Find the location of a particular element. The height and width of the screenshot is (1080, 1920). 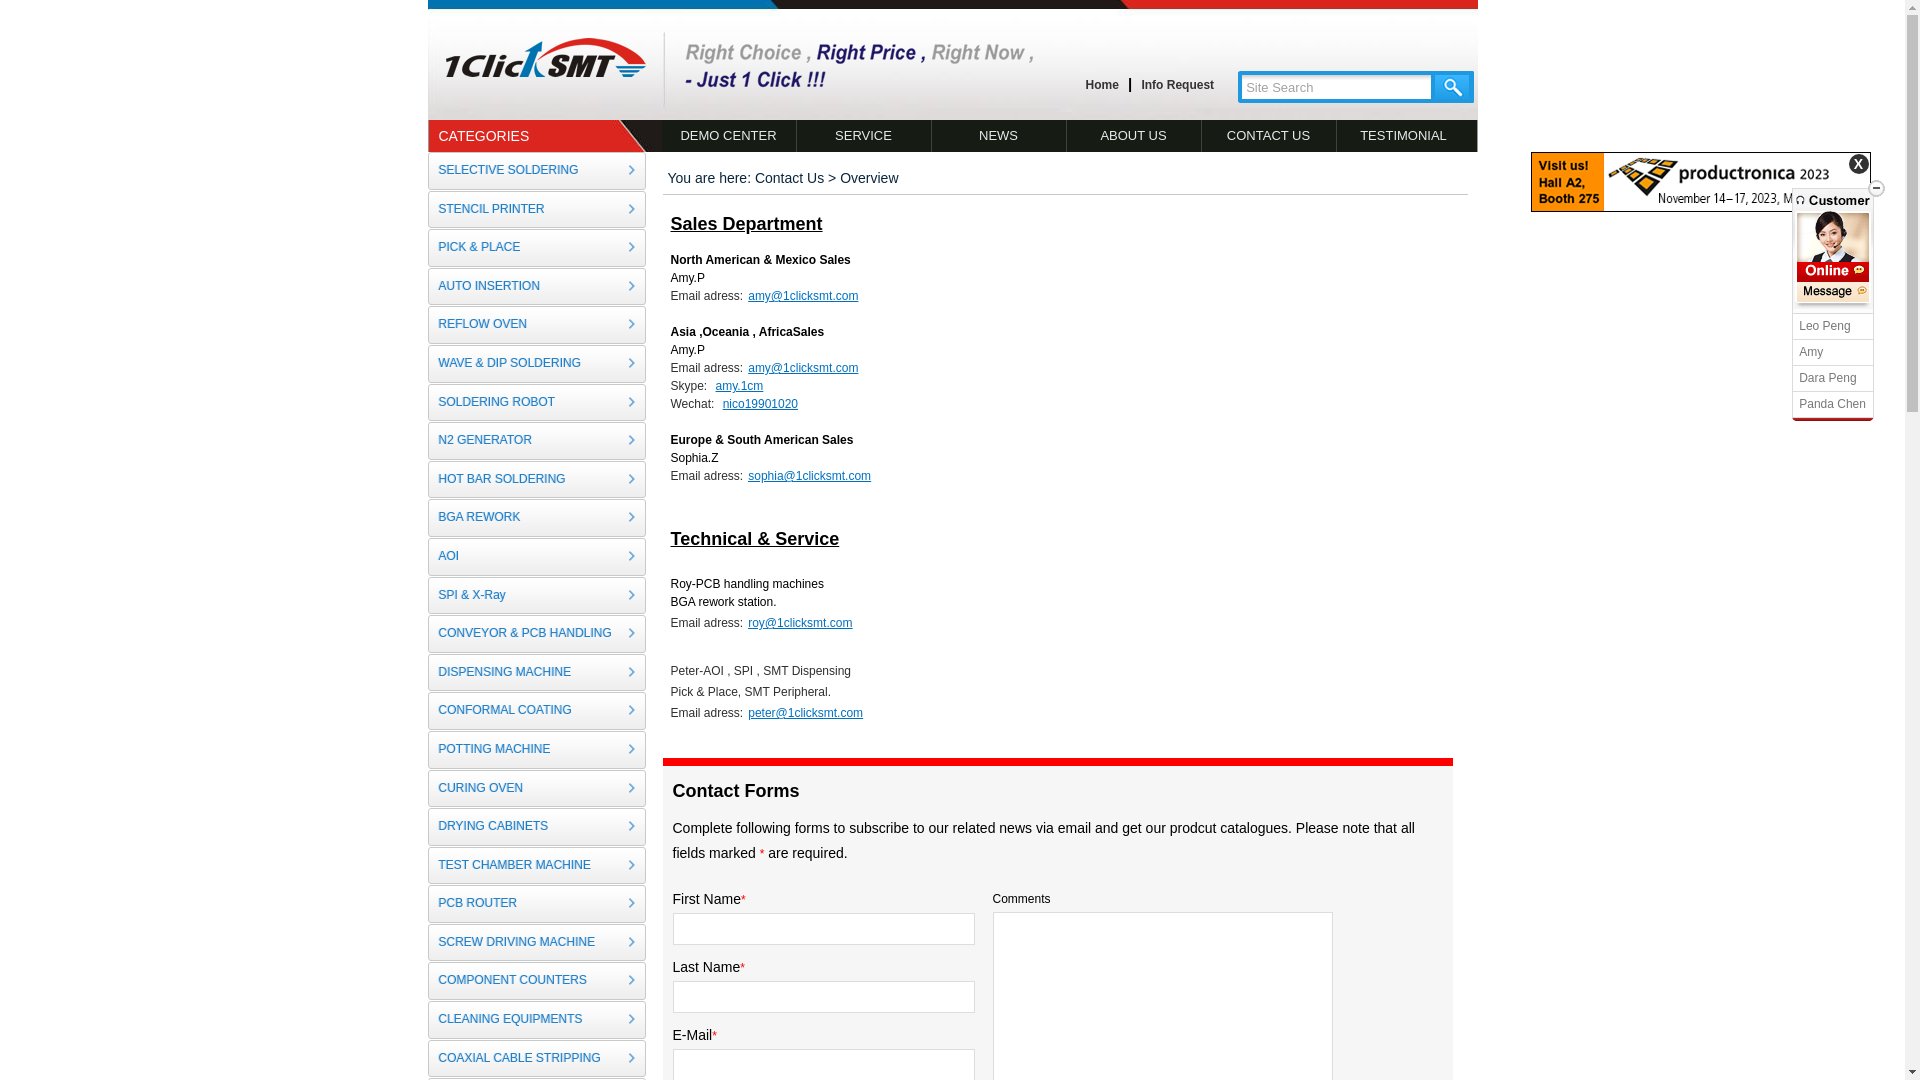

'*' is located at coordinates (742, 898).